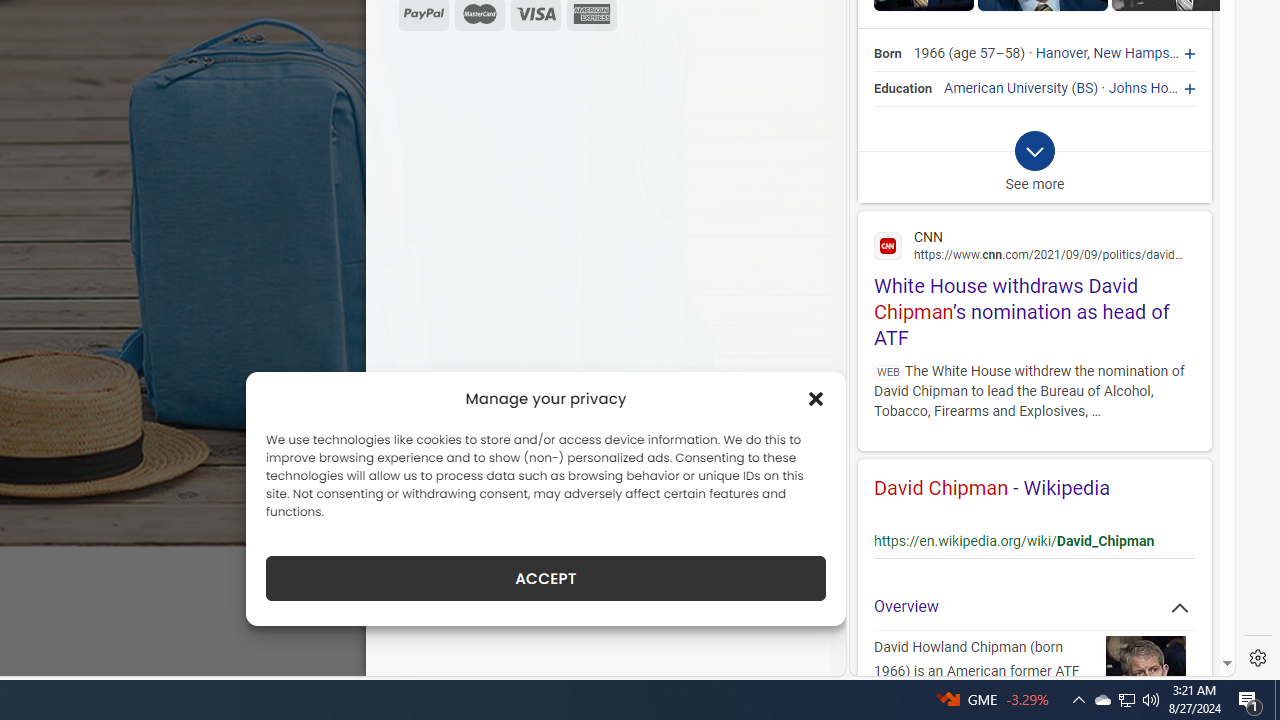  Describe the element at coordinates (816, 398) in the screenshot. I see `'Class: cmplz-close'` at that location.